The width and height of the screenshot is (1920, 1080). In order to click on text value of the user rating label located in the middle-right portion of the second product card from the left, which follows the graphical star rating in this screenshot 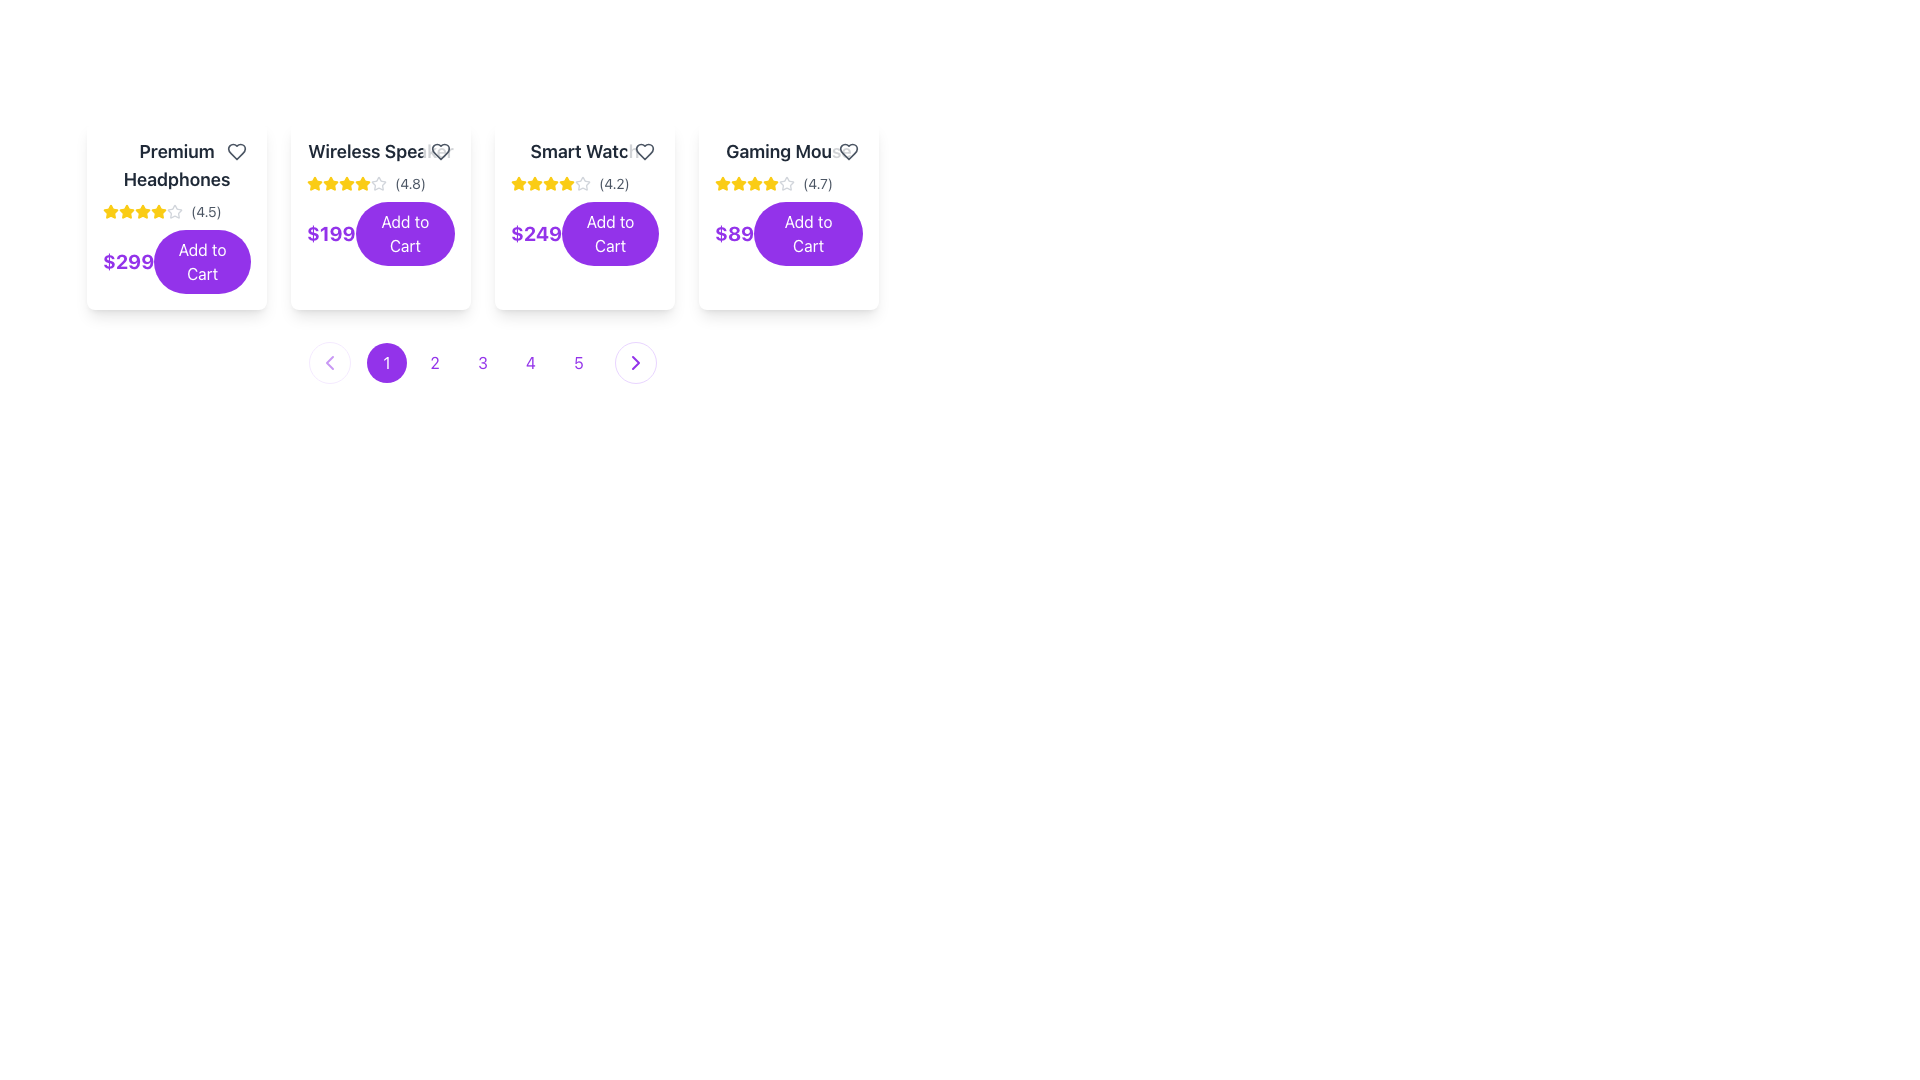, I will do `click(409, 184)`.